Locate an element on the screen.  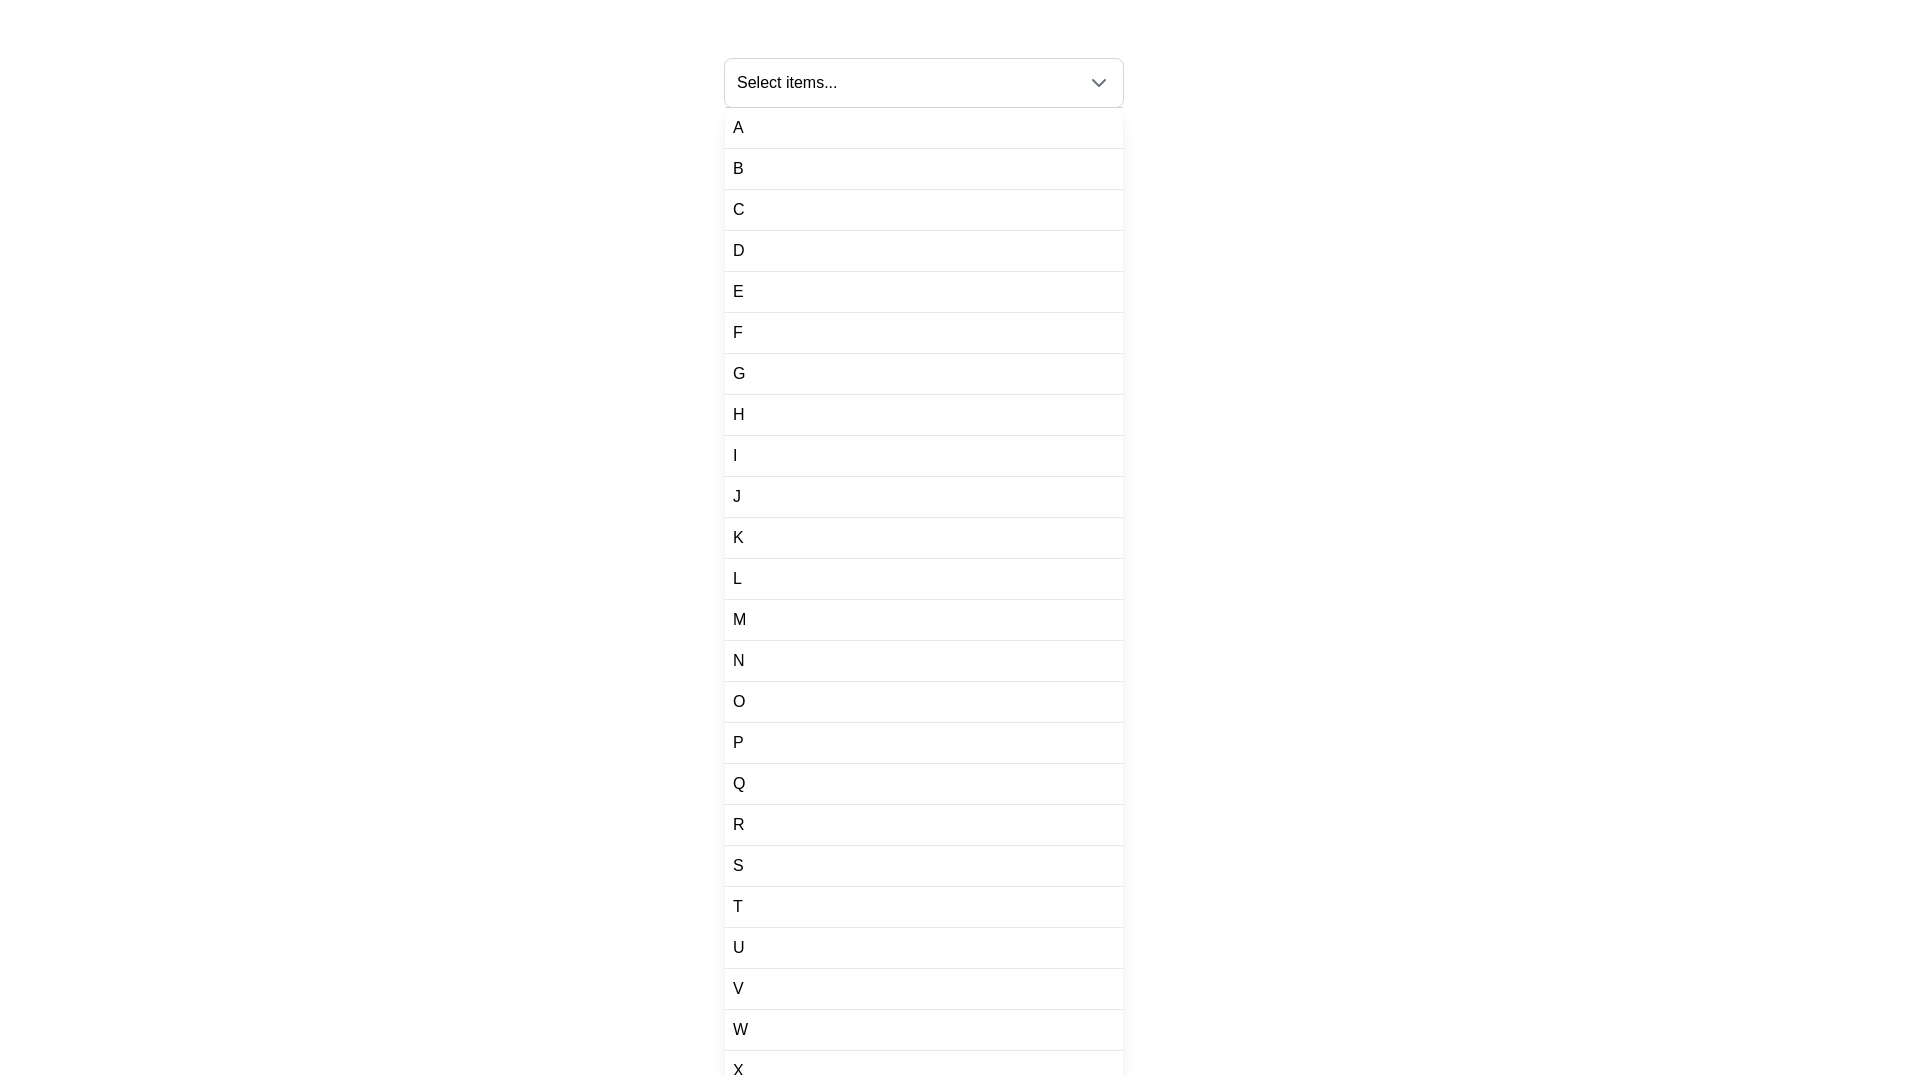
the collapsed dropdown menu labeled 'Select items...' is located at coordinates (923, 82).